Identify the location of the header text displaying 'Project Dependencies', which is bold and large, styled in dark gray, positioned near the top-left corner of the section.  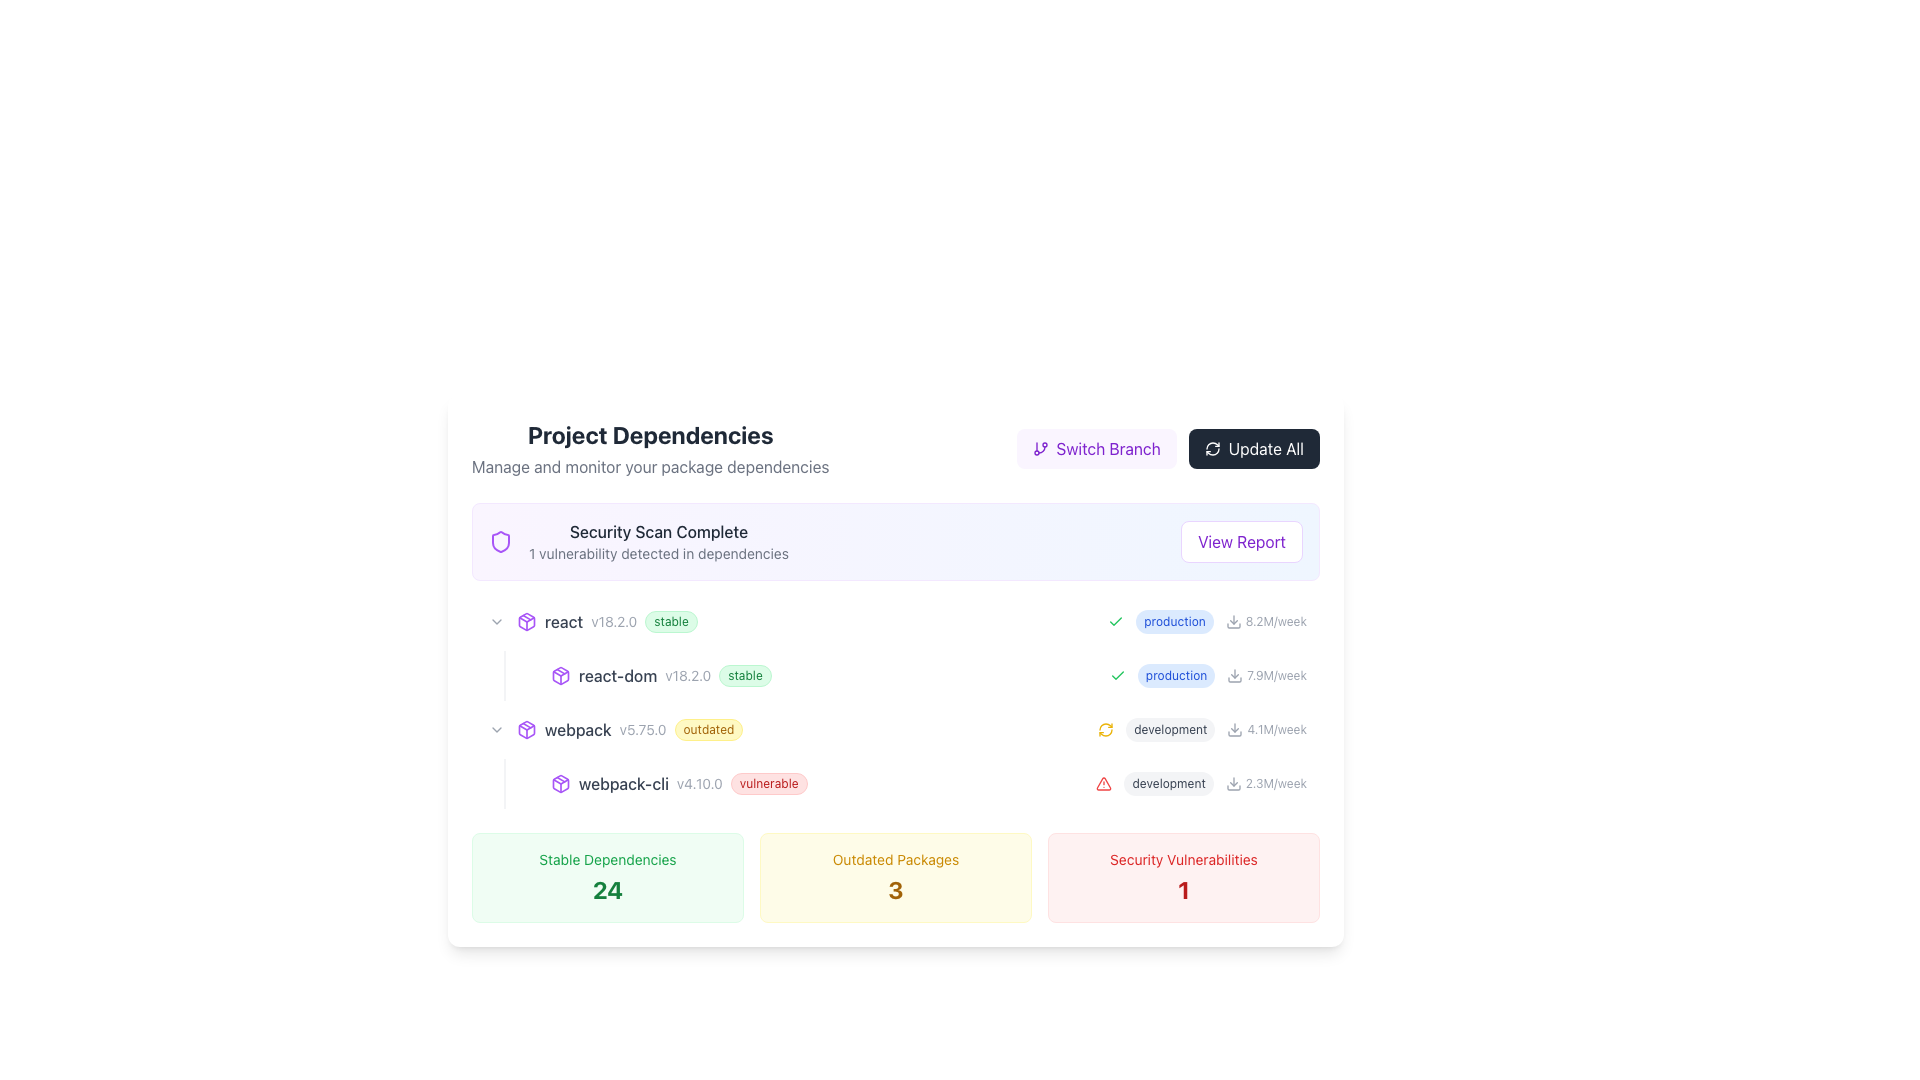
(650, 434).